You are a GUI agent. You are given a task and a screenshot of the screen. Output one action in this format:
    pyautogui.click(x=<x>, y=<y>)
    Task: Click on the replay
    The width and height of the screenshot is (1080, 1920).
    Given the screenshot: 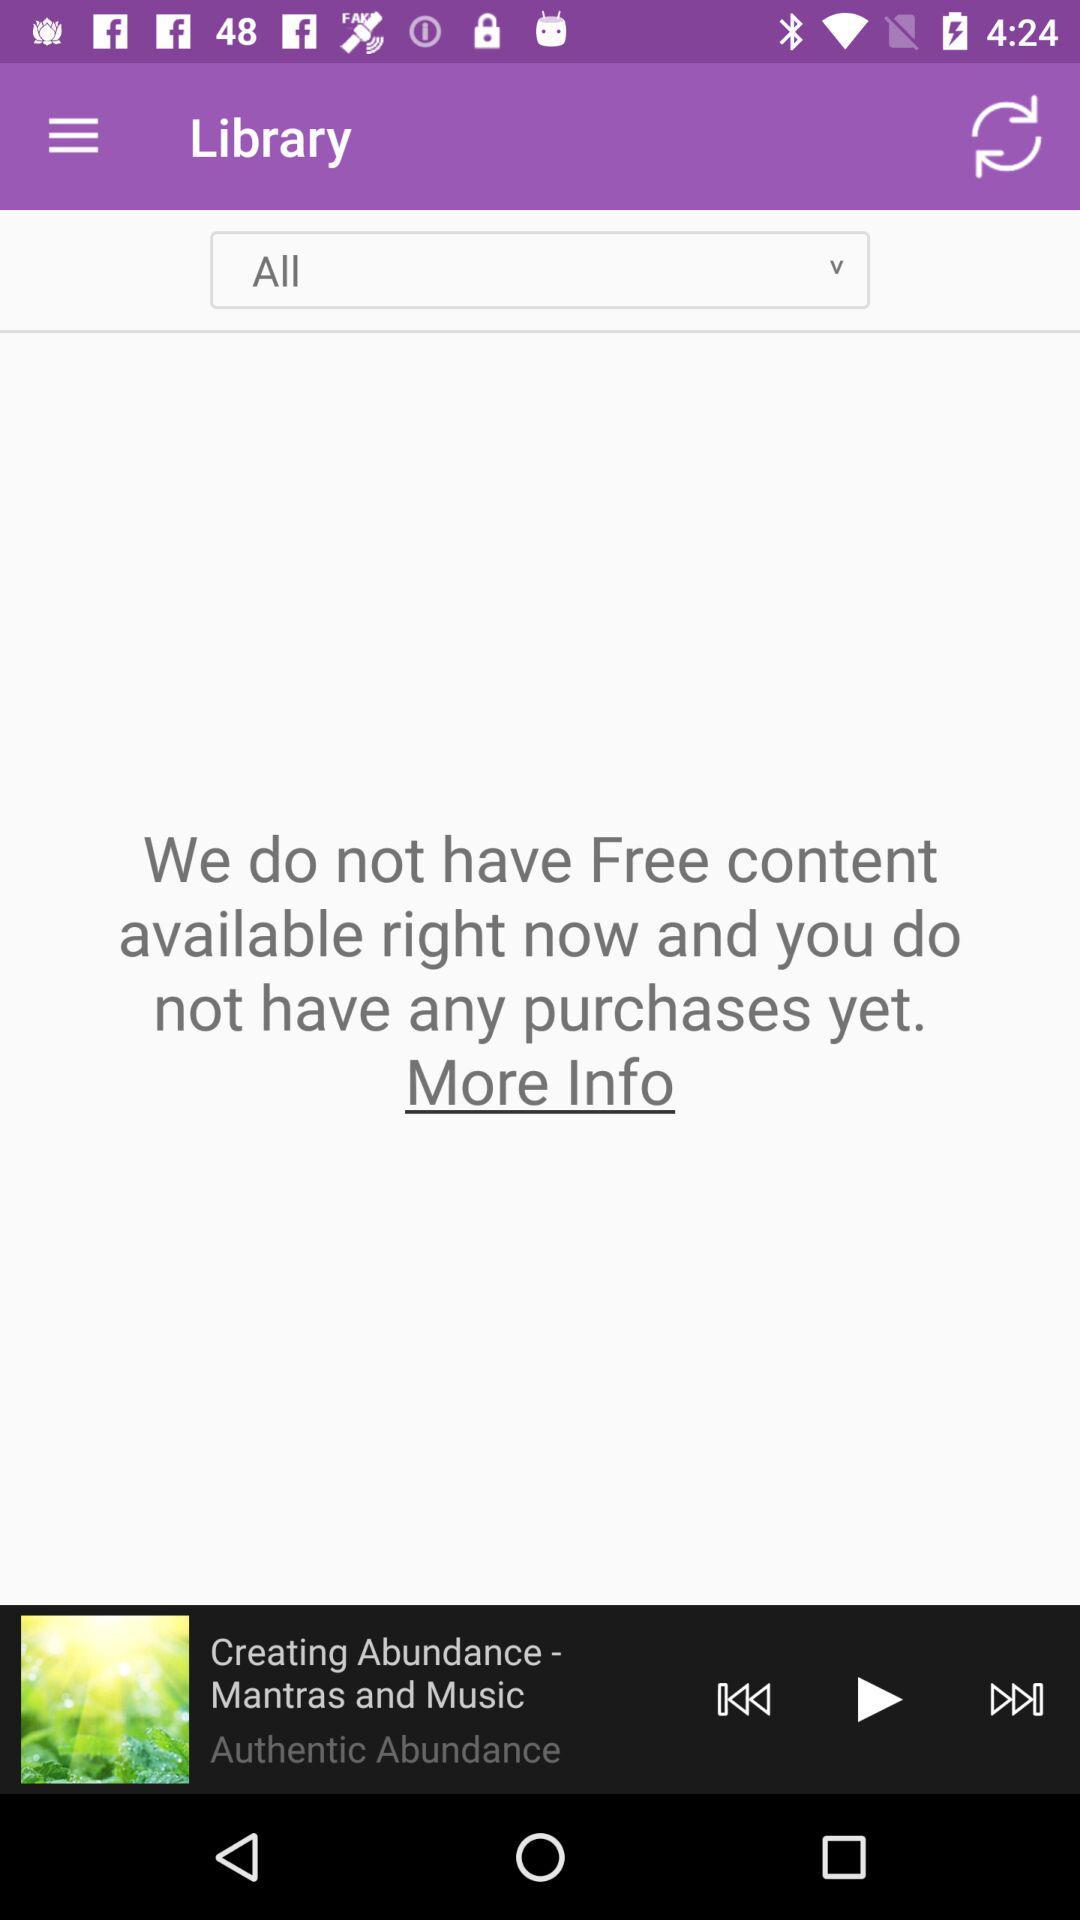 What is the action you would take?
    pyautogui.click(x=744, y=1698)
    